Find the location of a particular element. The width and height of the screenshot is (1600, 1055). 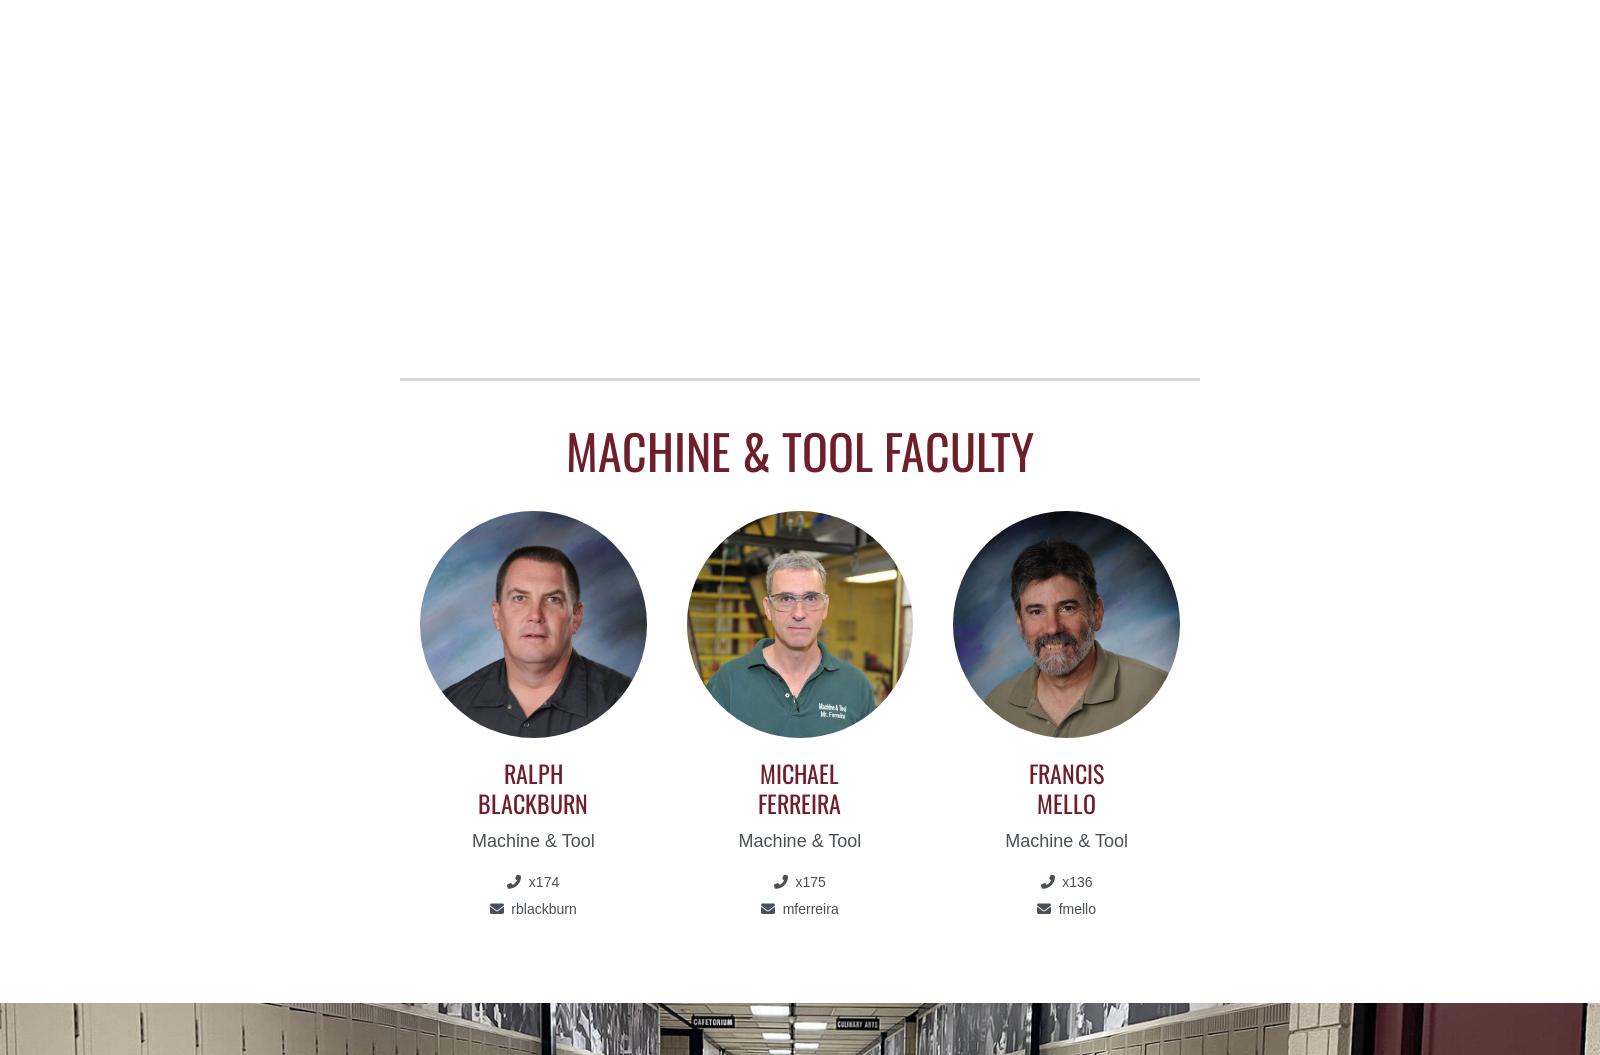

'x175' is located at coordinates (807, 880).